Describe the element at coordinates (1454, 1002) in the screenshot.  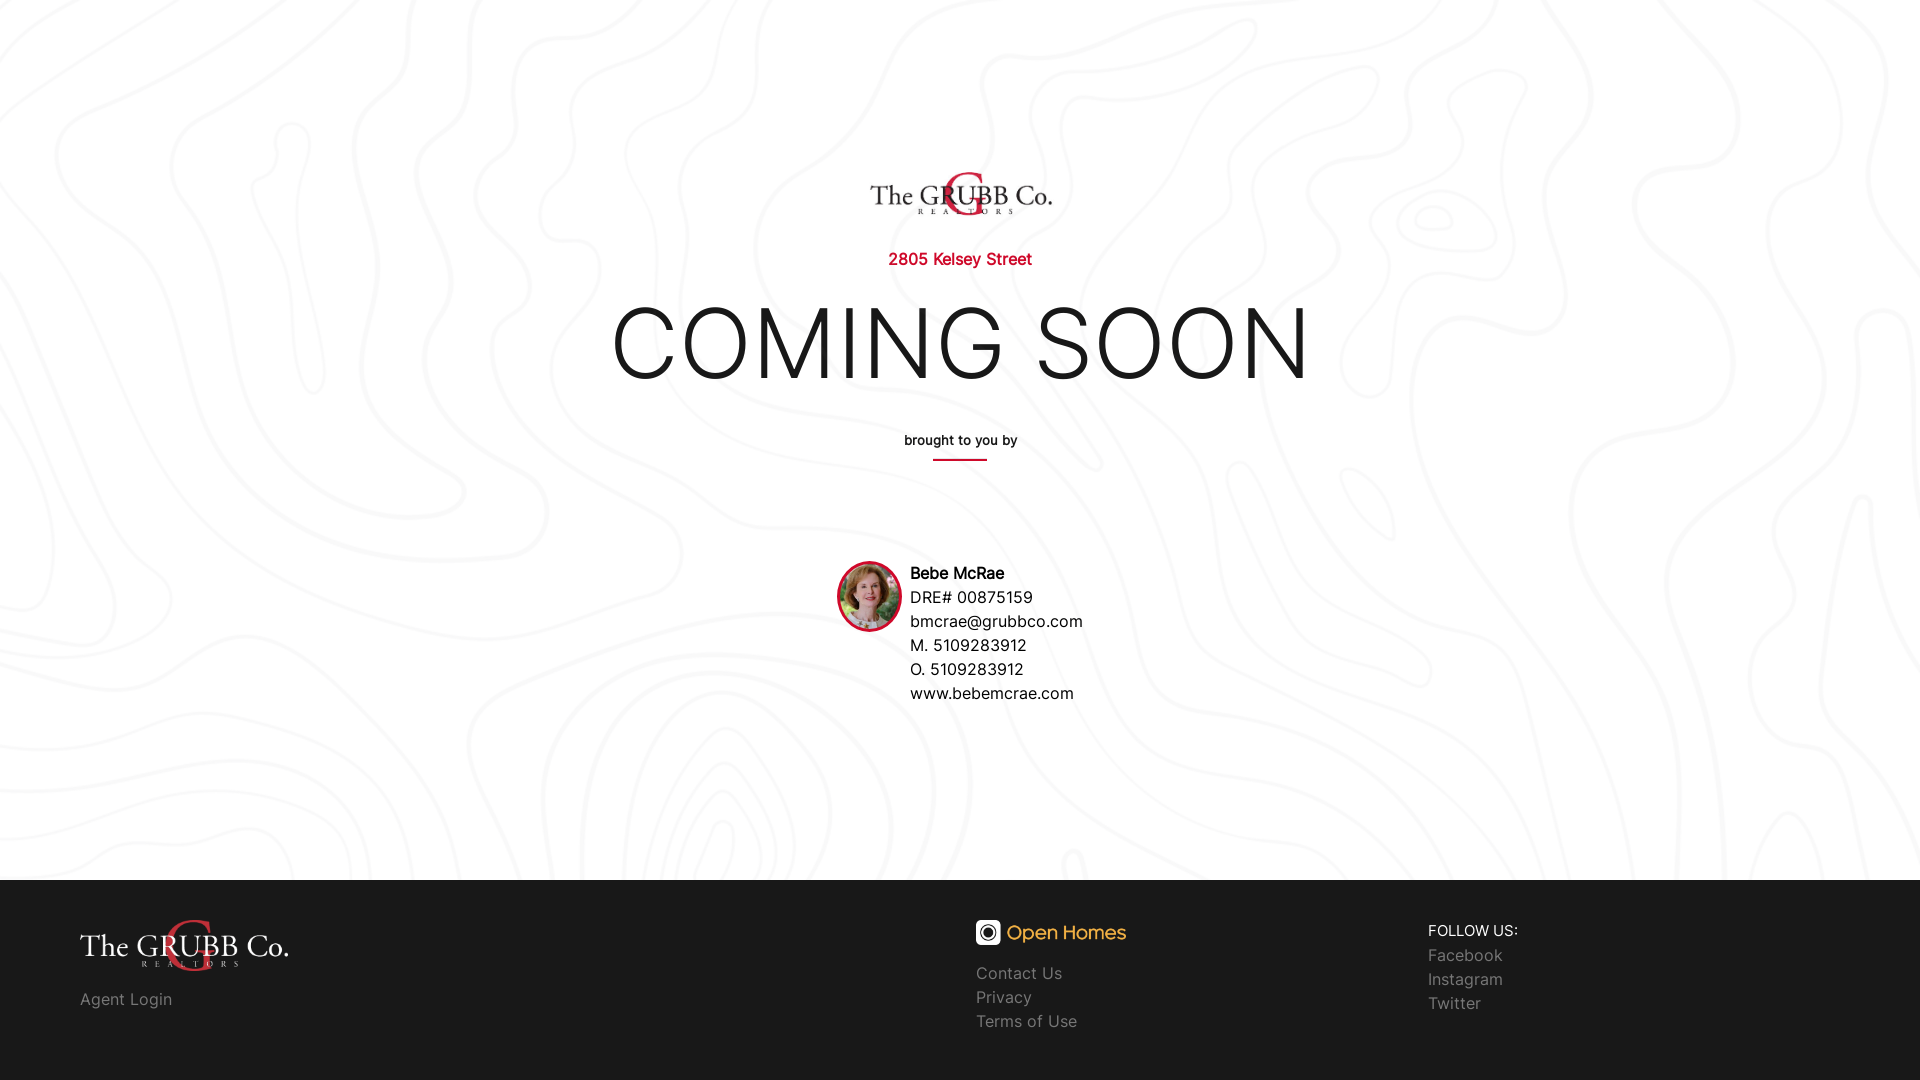
I see `'Twitter'` at that location.